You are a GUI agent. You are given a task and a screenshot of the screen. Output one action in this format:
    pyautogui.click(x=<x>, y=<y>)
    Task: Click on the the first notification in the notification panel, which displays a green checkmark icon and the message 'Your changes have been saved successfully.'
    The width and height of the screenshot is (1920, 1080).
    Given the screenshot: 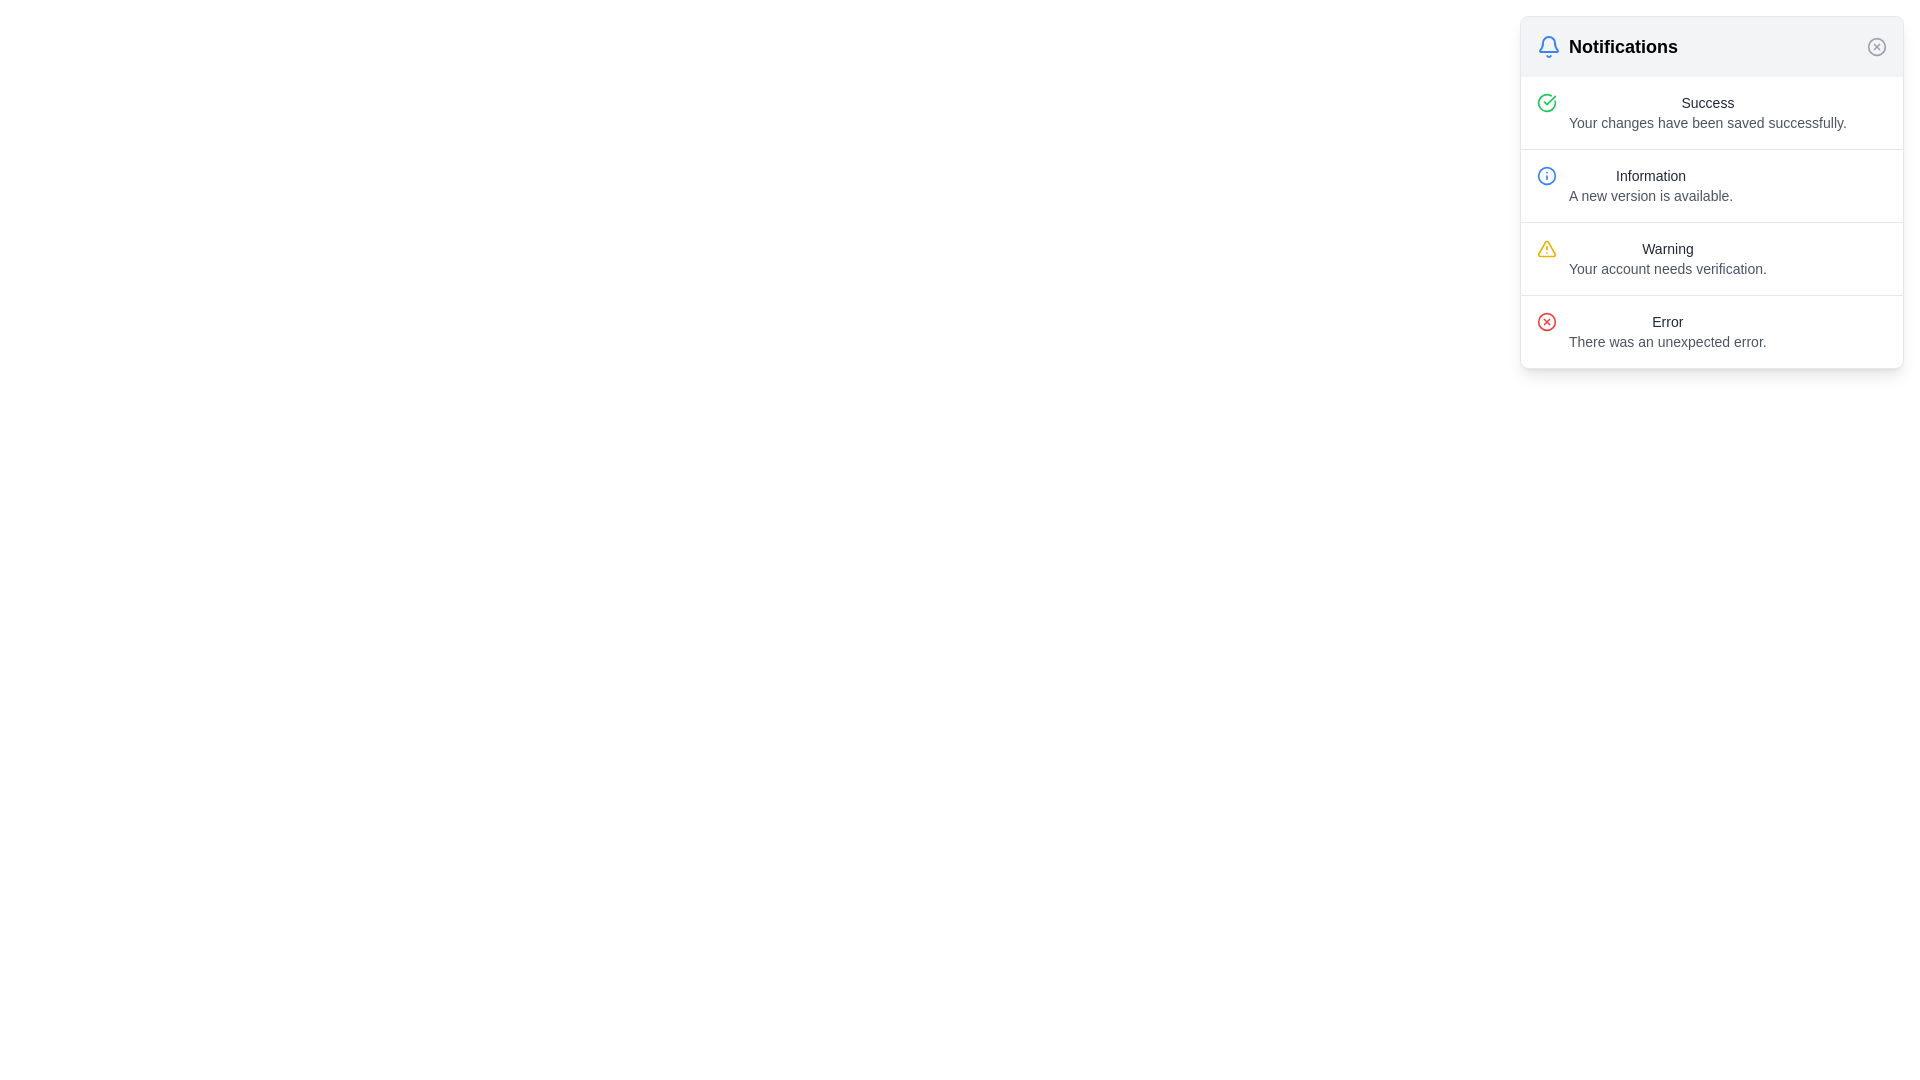 What is the action you would take?
    pyautogui.click(x=1711, y=112)
    